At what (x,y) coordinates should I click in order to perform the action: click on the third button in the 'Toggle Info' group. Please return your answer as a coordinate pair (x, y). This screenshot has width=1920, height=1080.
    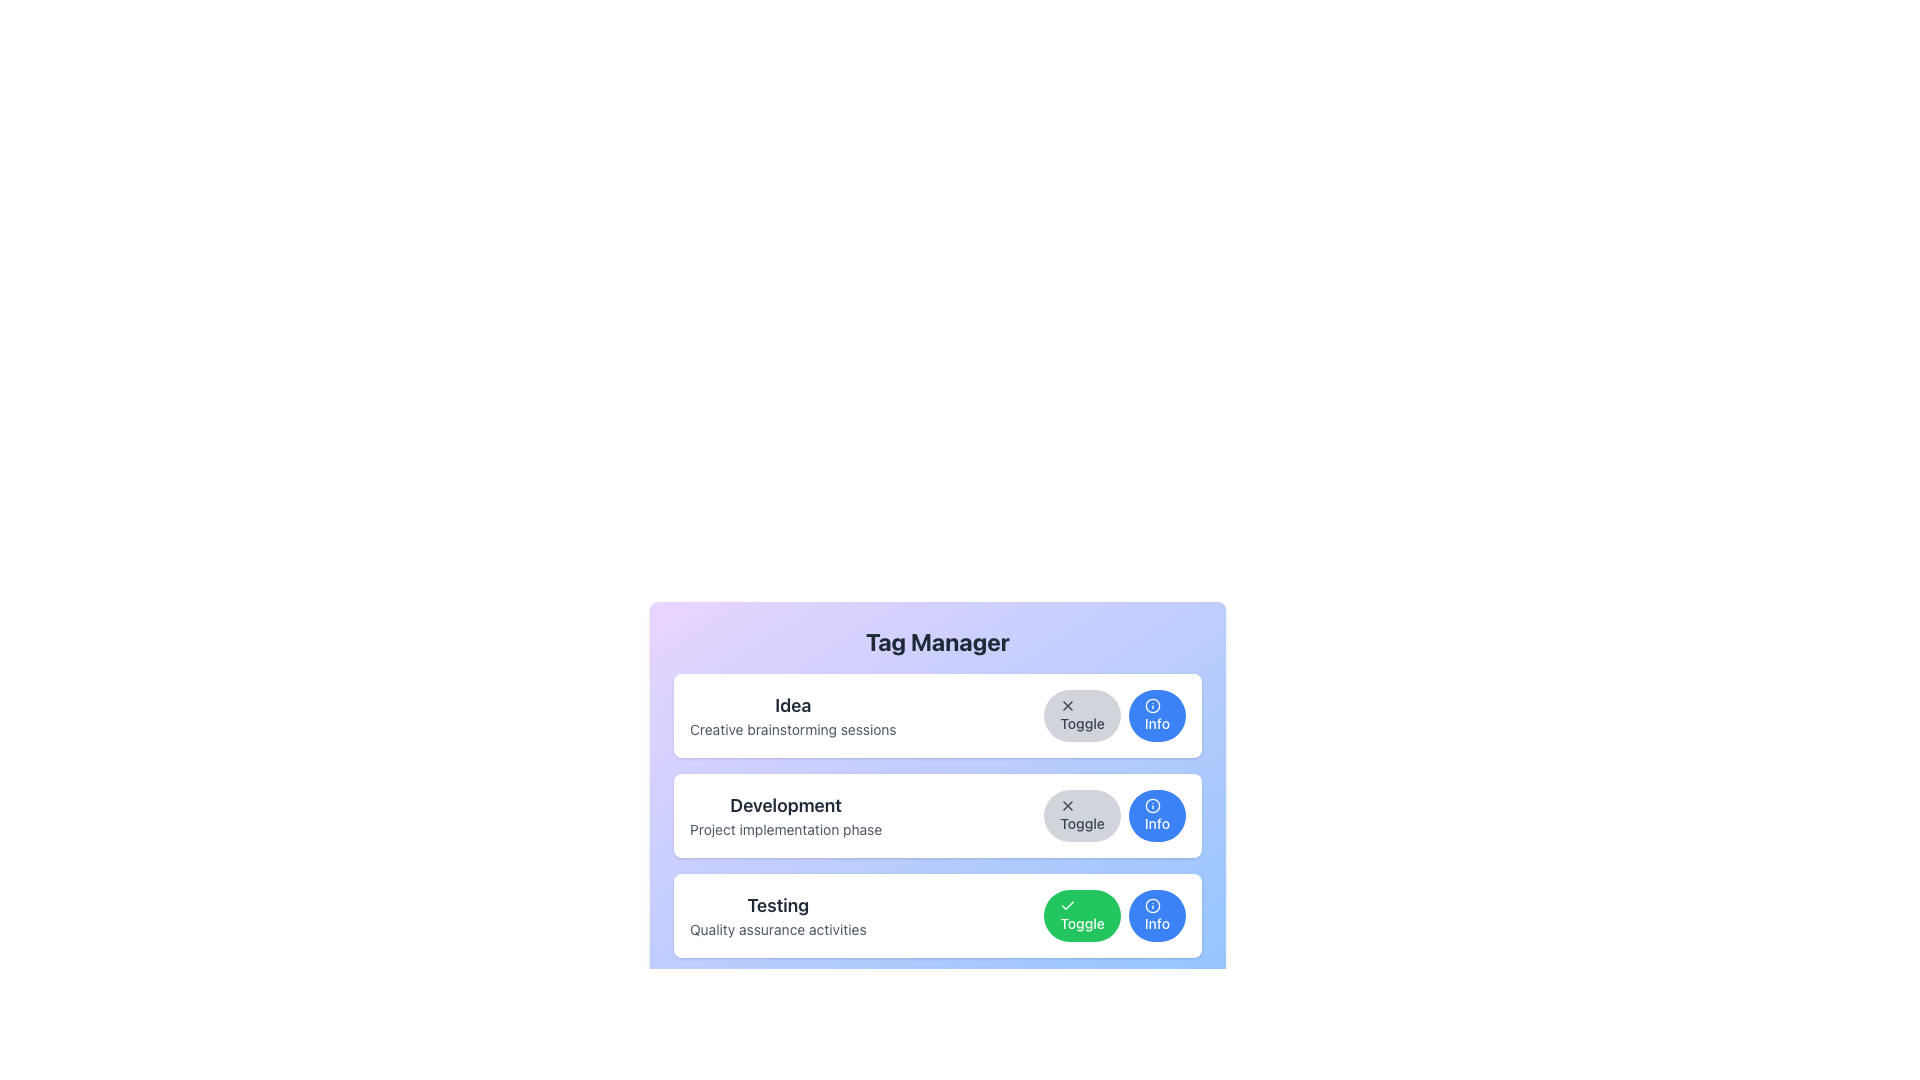
    Looking at the image, I should click on (1157, 715).